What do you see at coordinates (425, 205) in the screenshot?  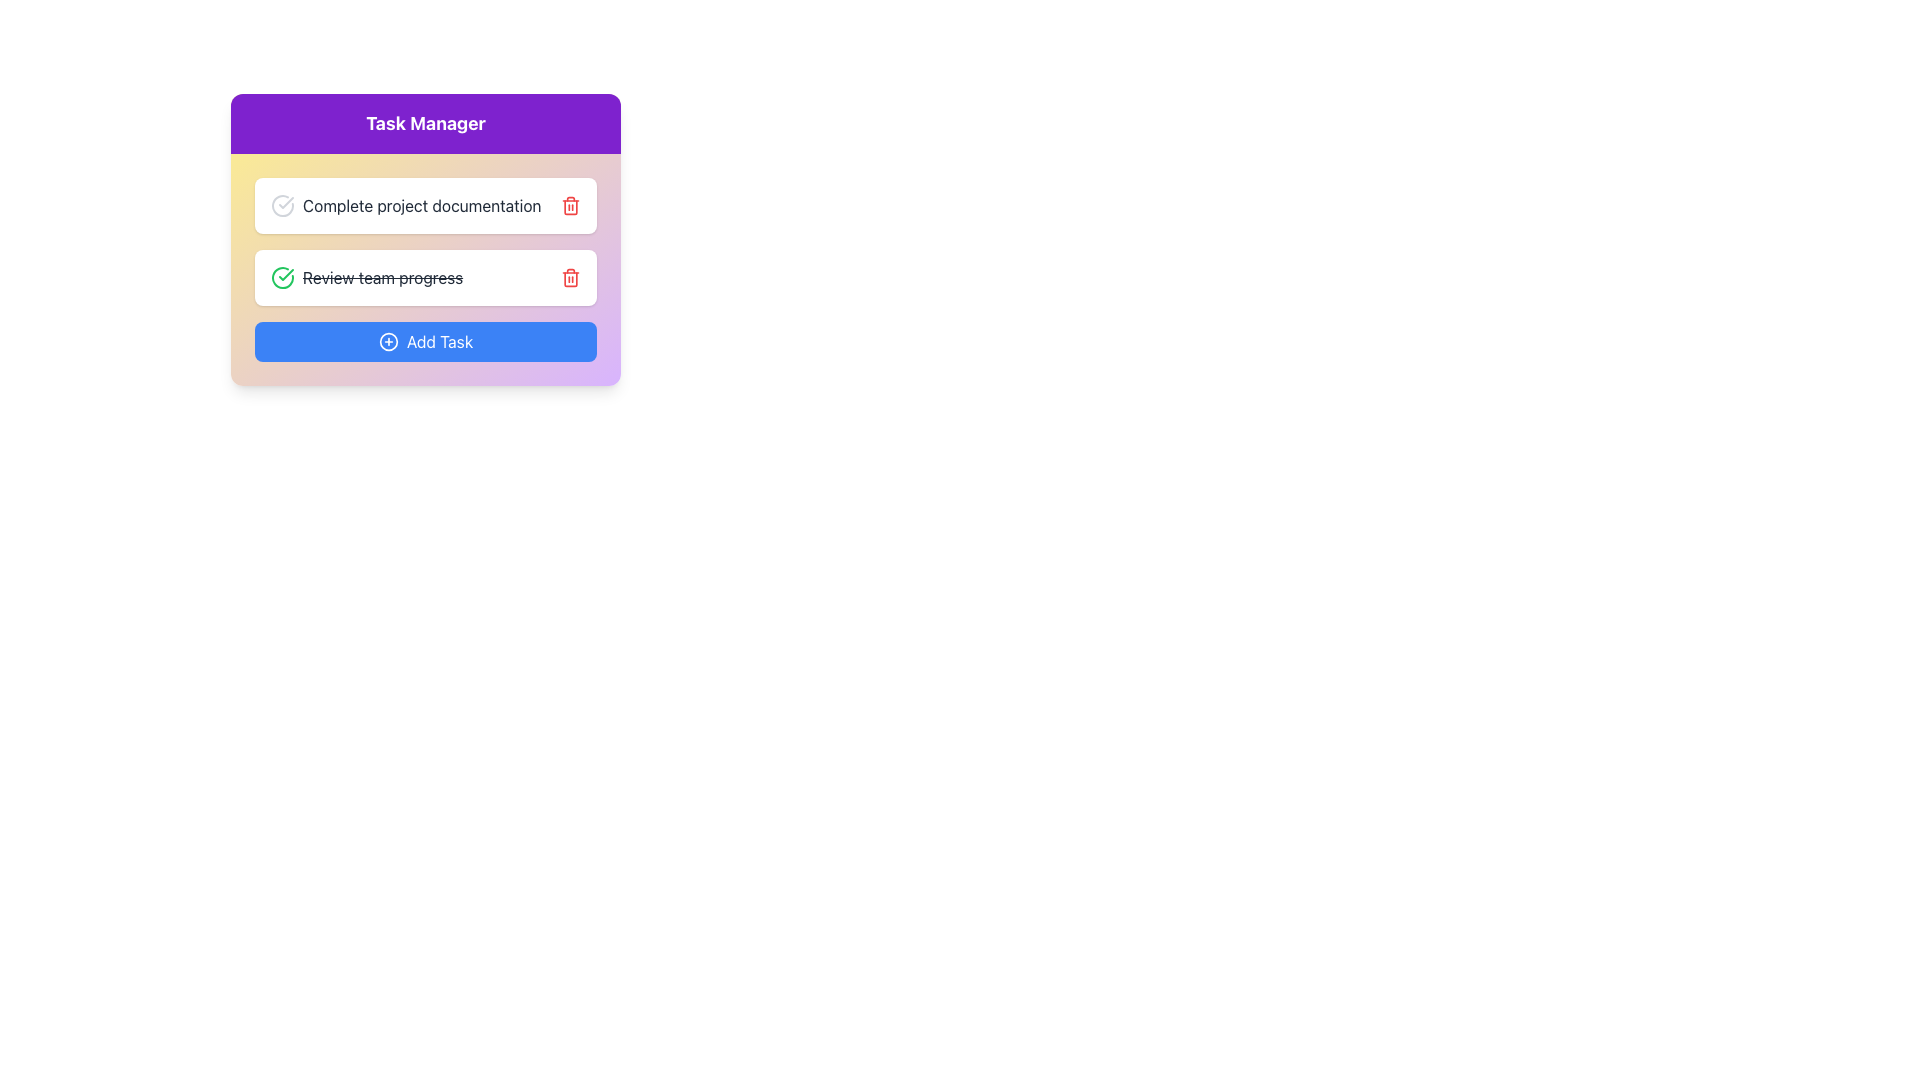 I see `the check icon in the task entry labeled 'Complete project documentation' to mark the task as complete` at bounding box center [425, 205].